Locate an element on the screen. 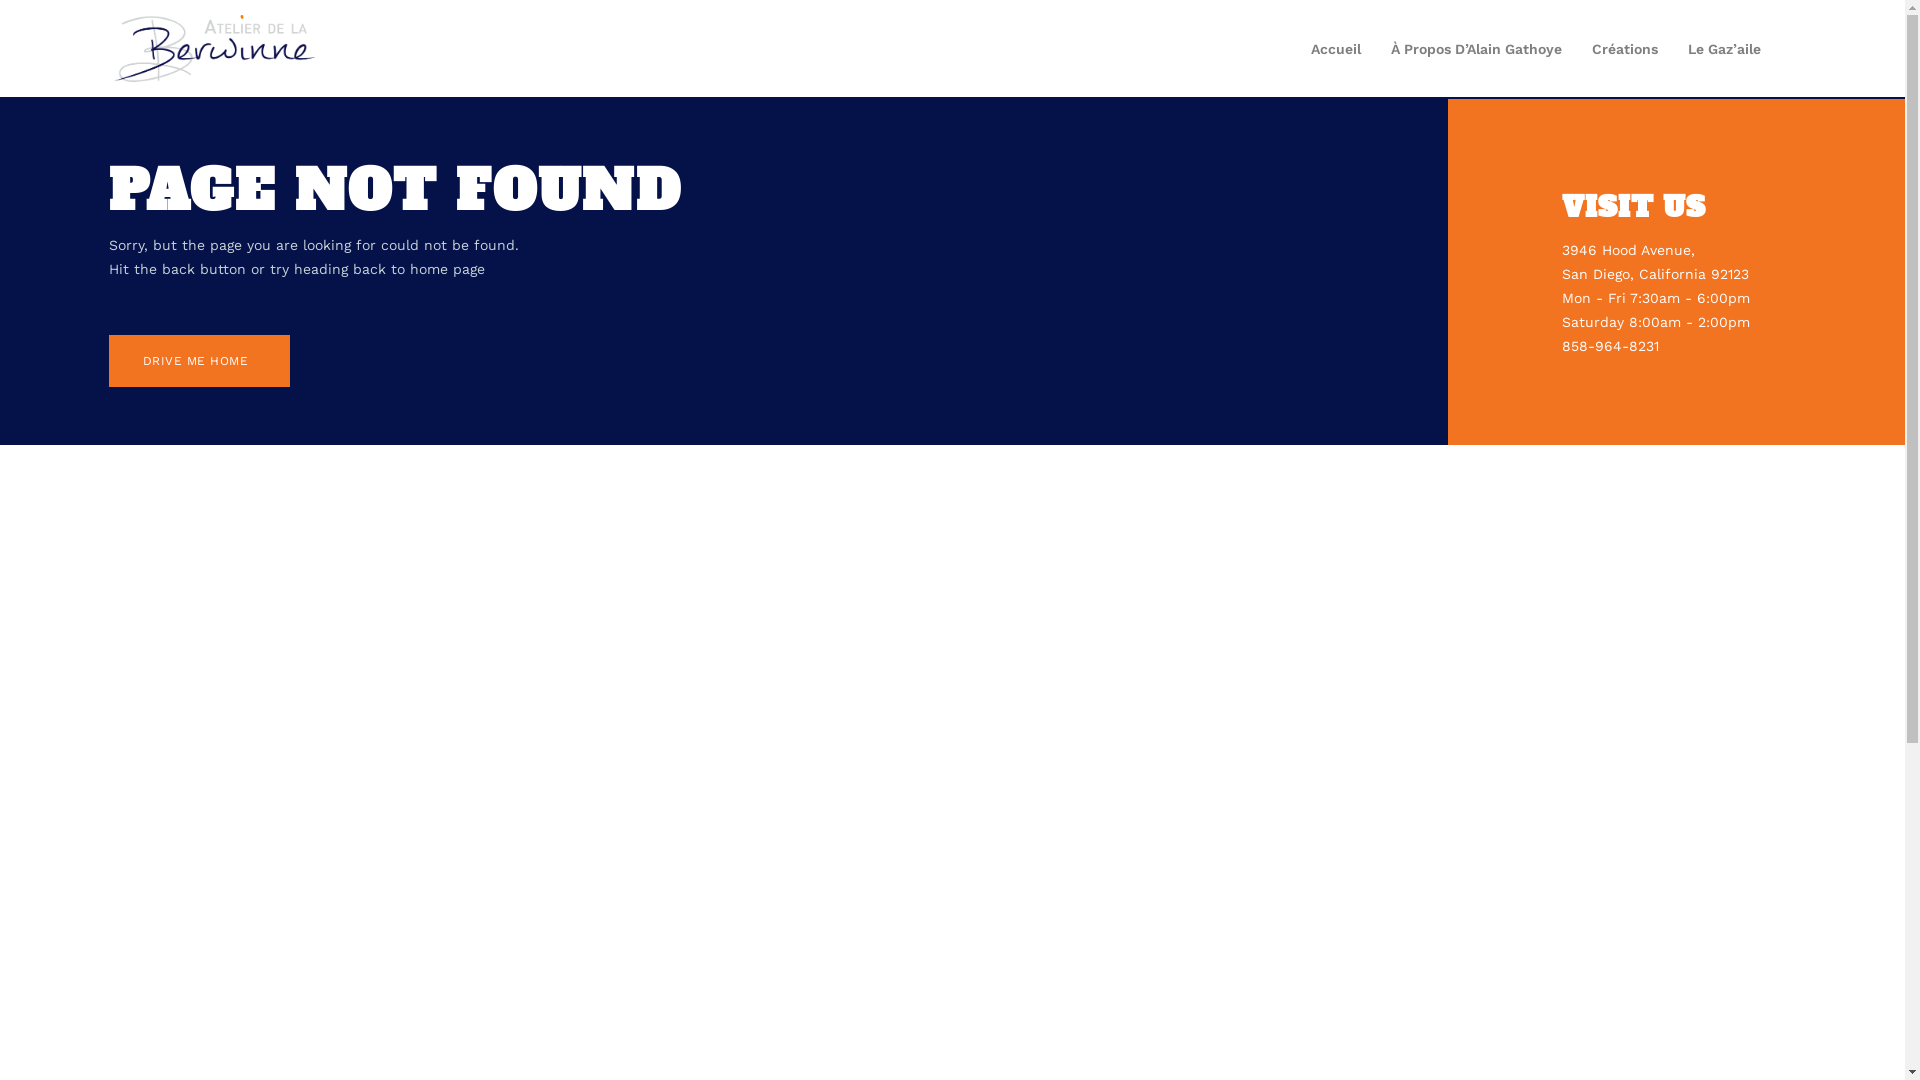 This screenshot has height=1080, width=1920. 'Accueil' is located at coordinates (1335, 48).